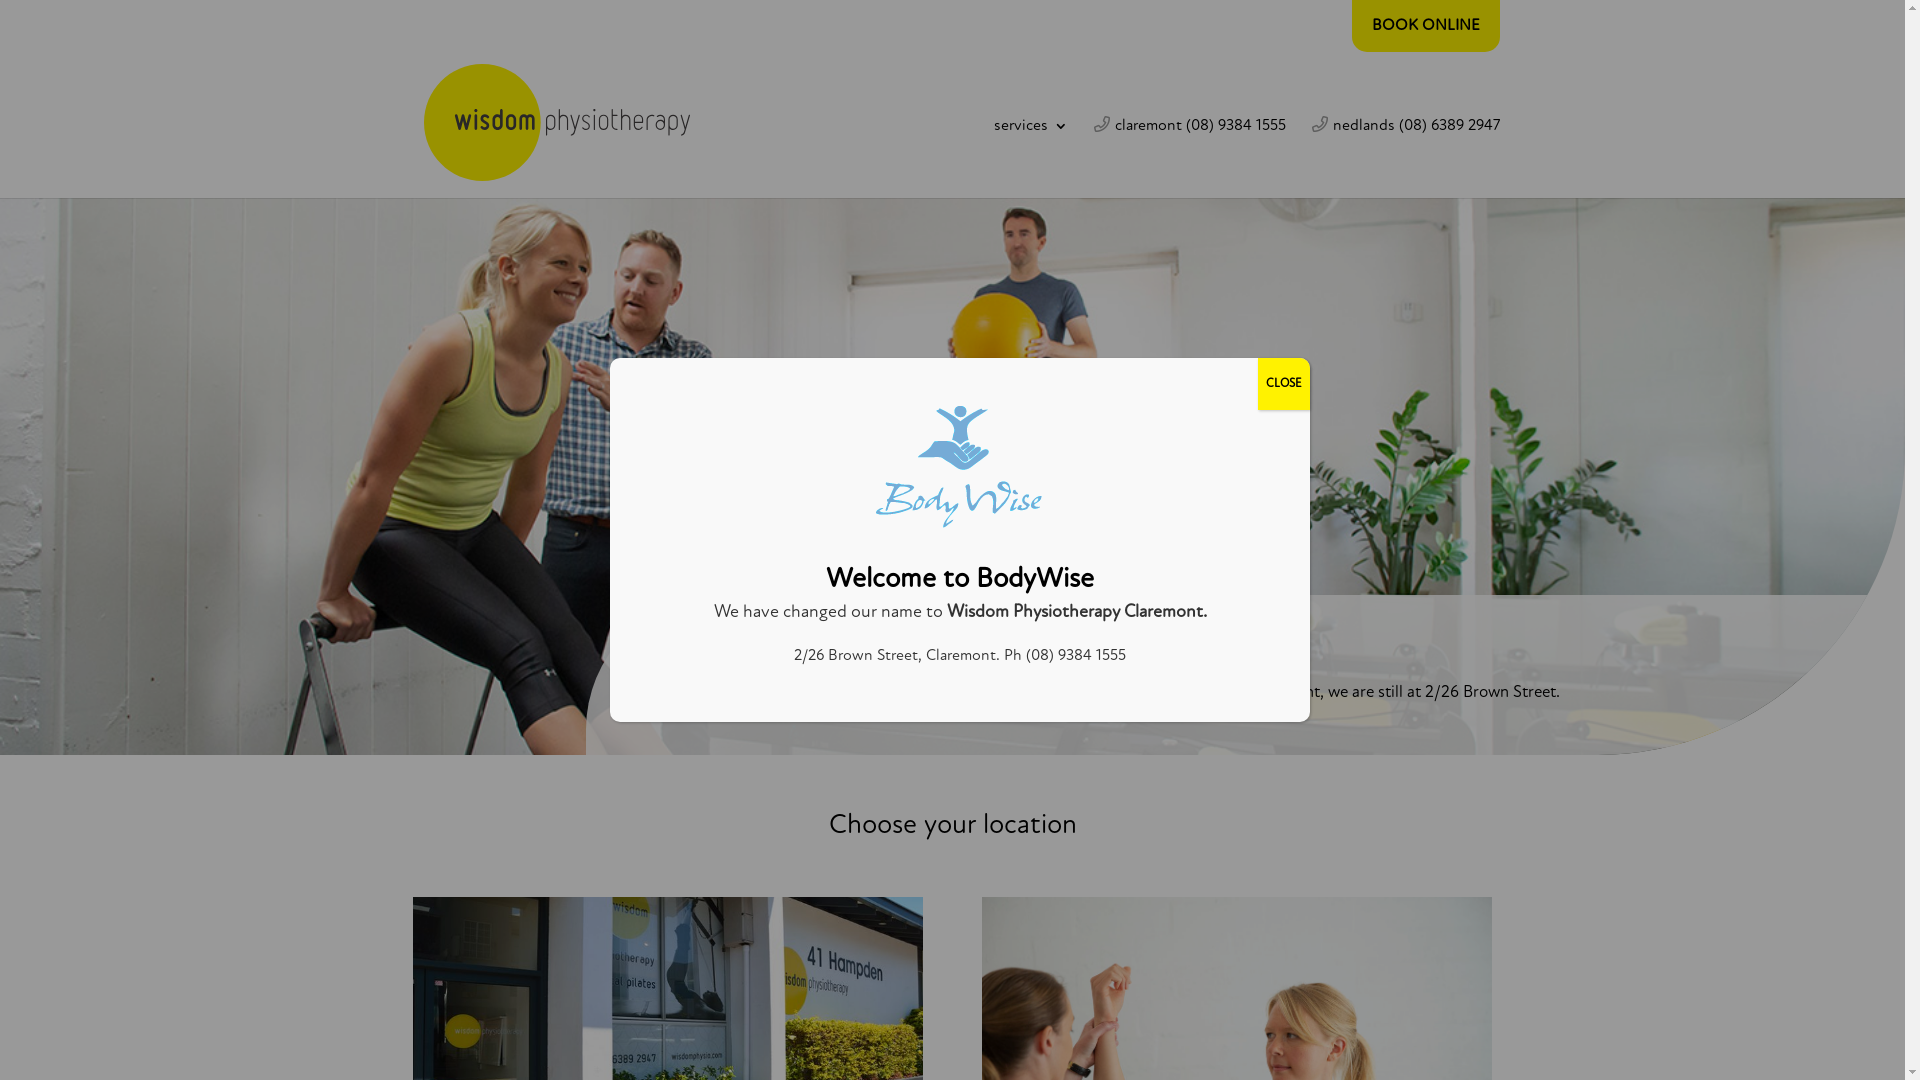 The image size is (1920, 1080). I want to click on 'services', so click(1031, 157).